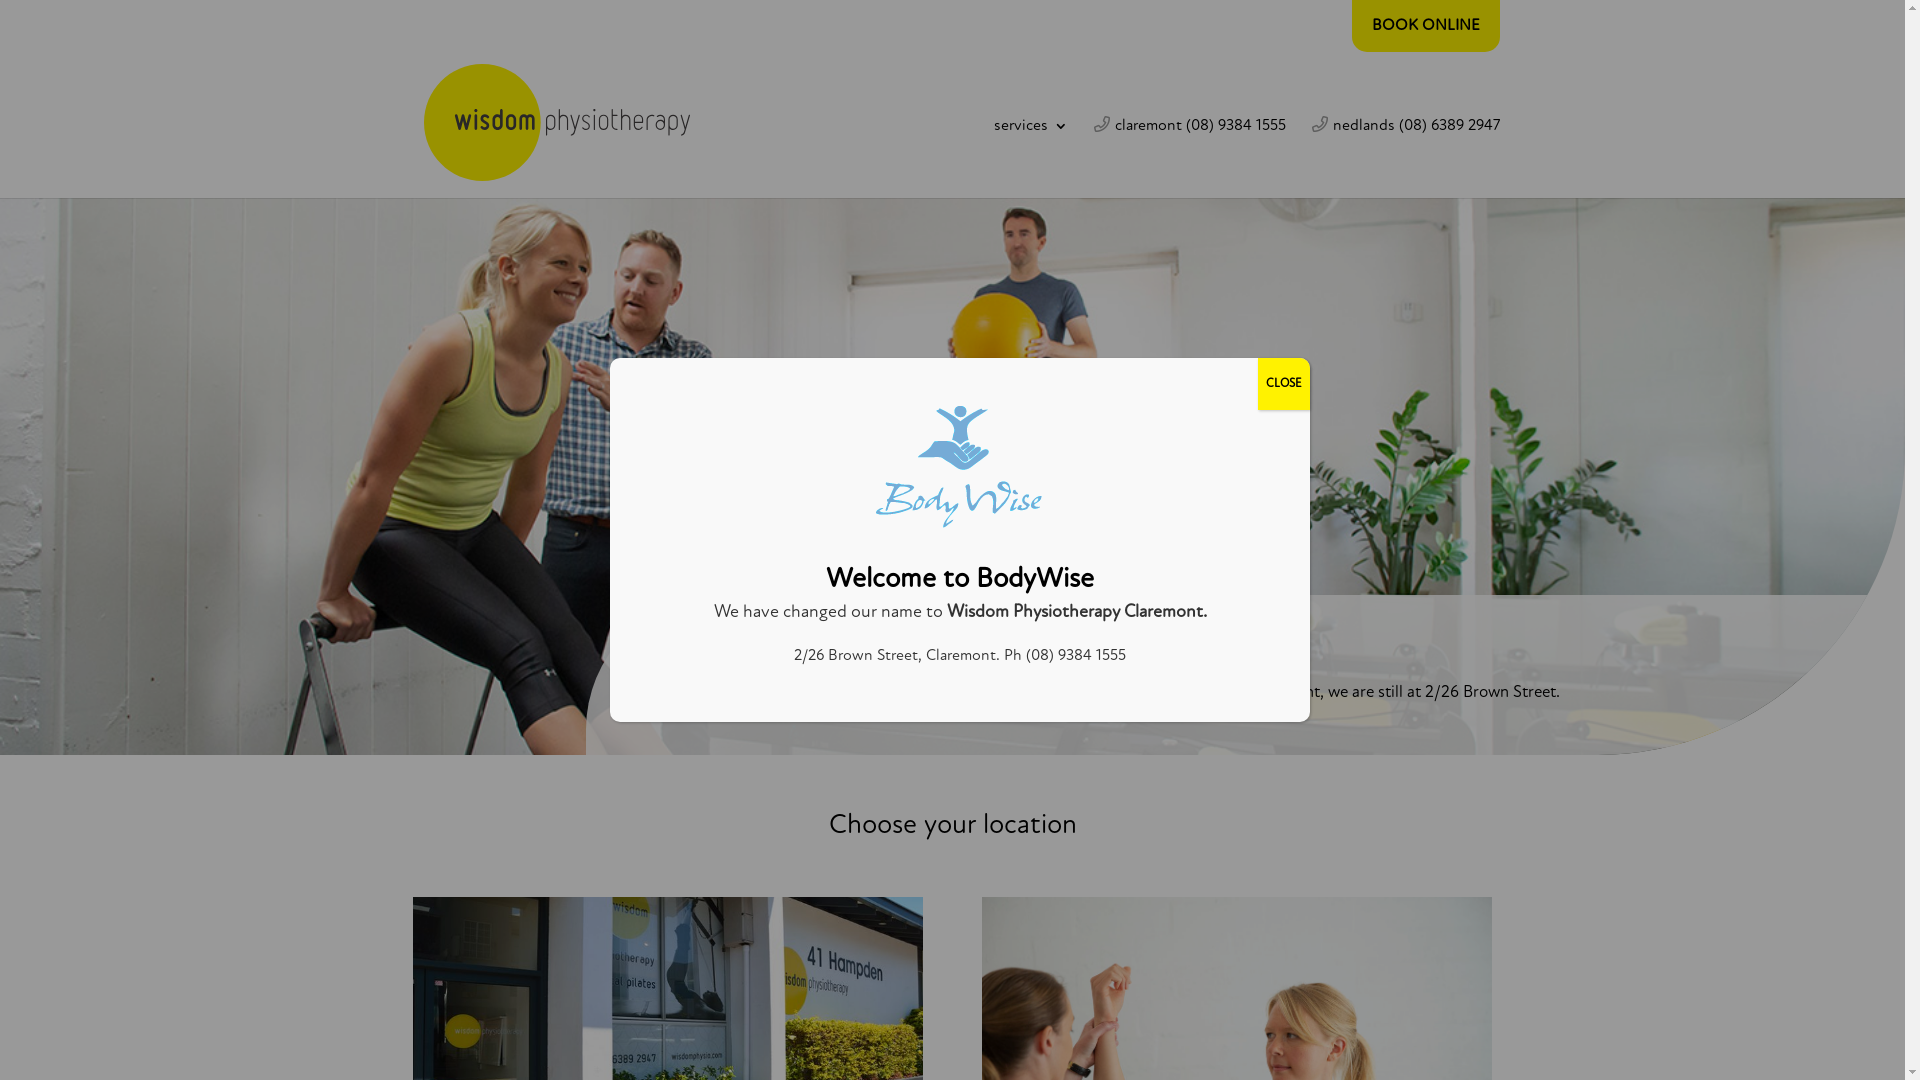 The image size is (1920, 1080). I want to click on 'services', so click(1031, 157).